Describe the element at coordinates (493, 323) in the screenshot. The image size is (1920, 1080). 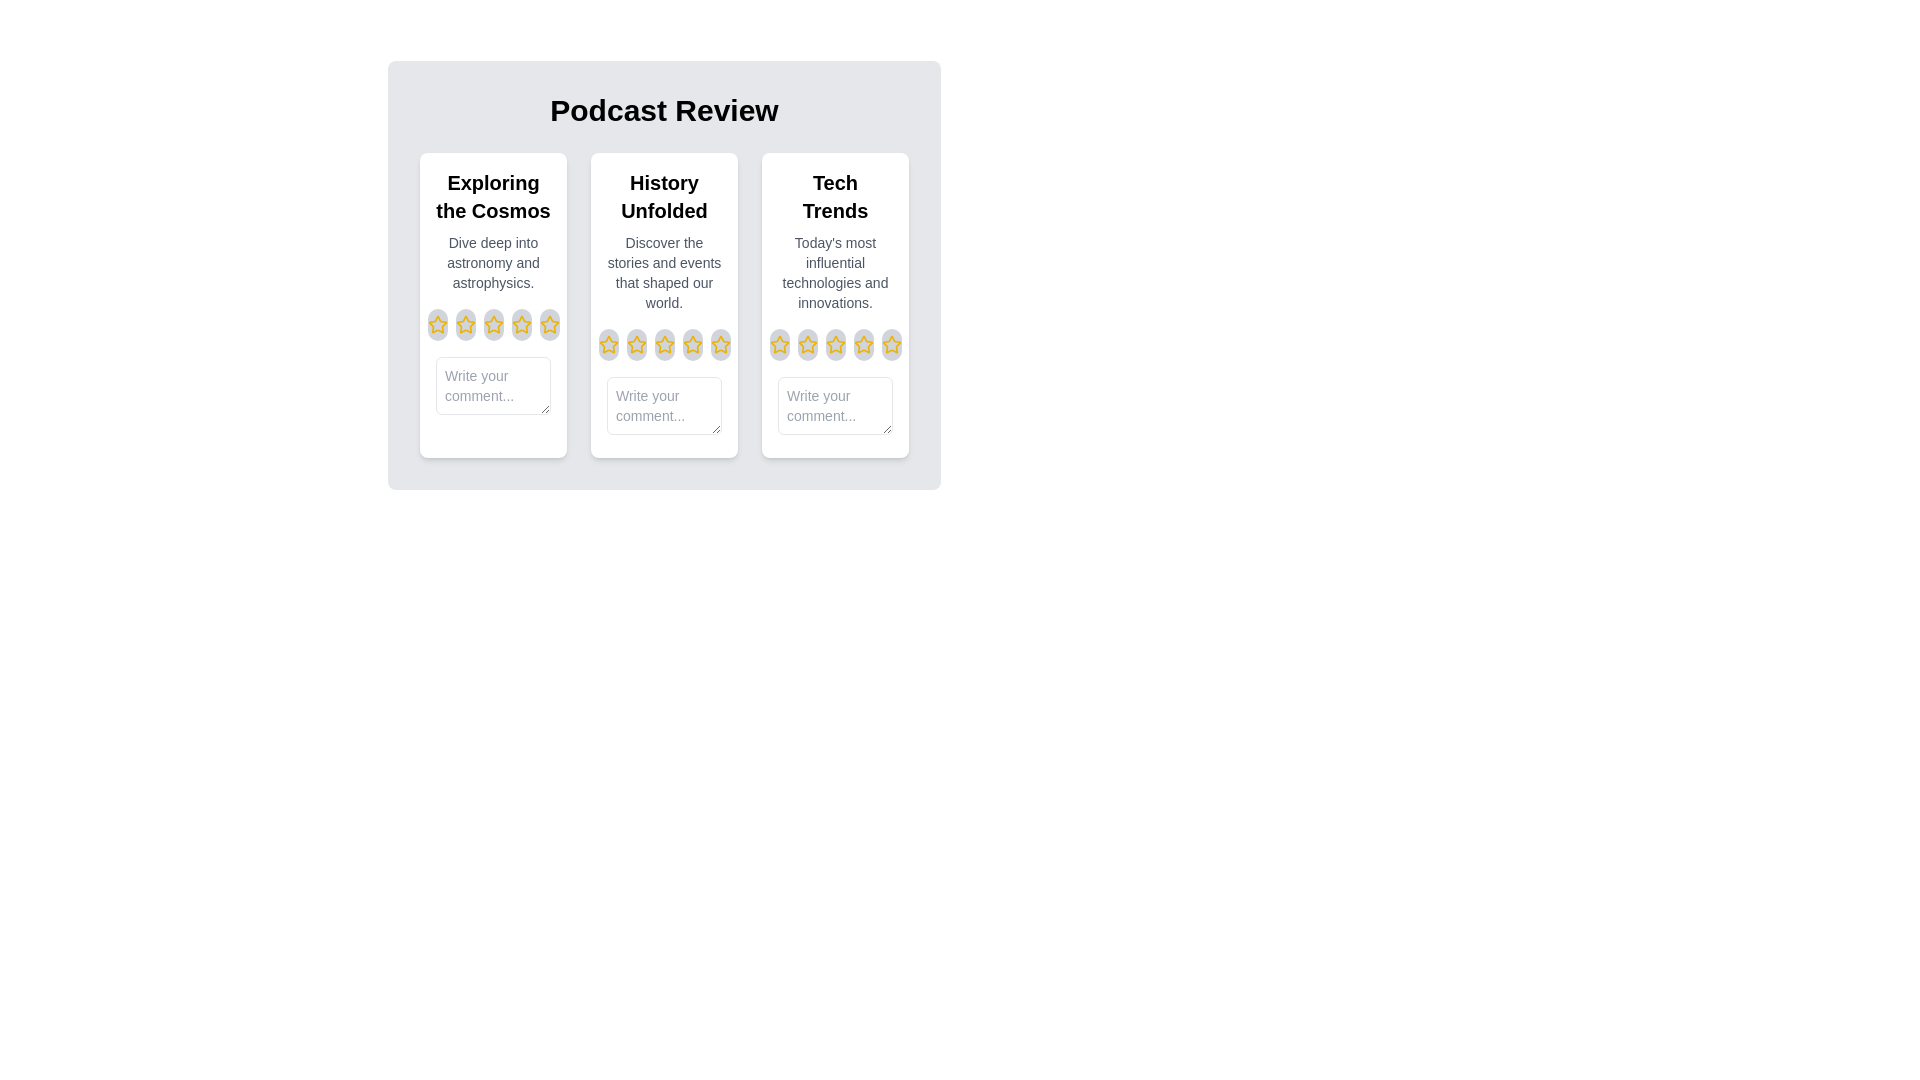
I see `the rating for an episode to 3 stars by clicking on the corresponding star` at that location.